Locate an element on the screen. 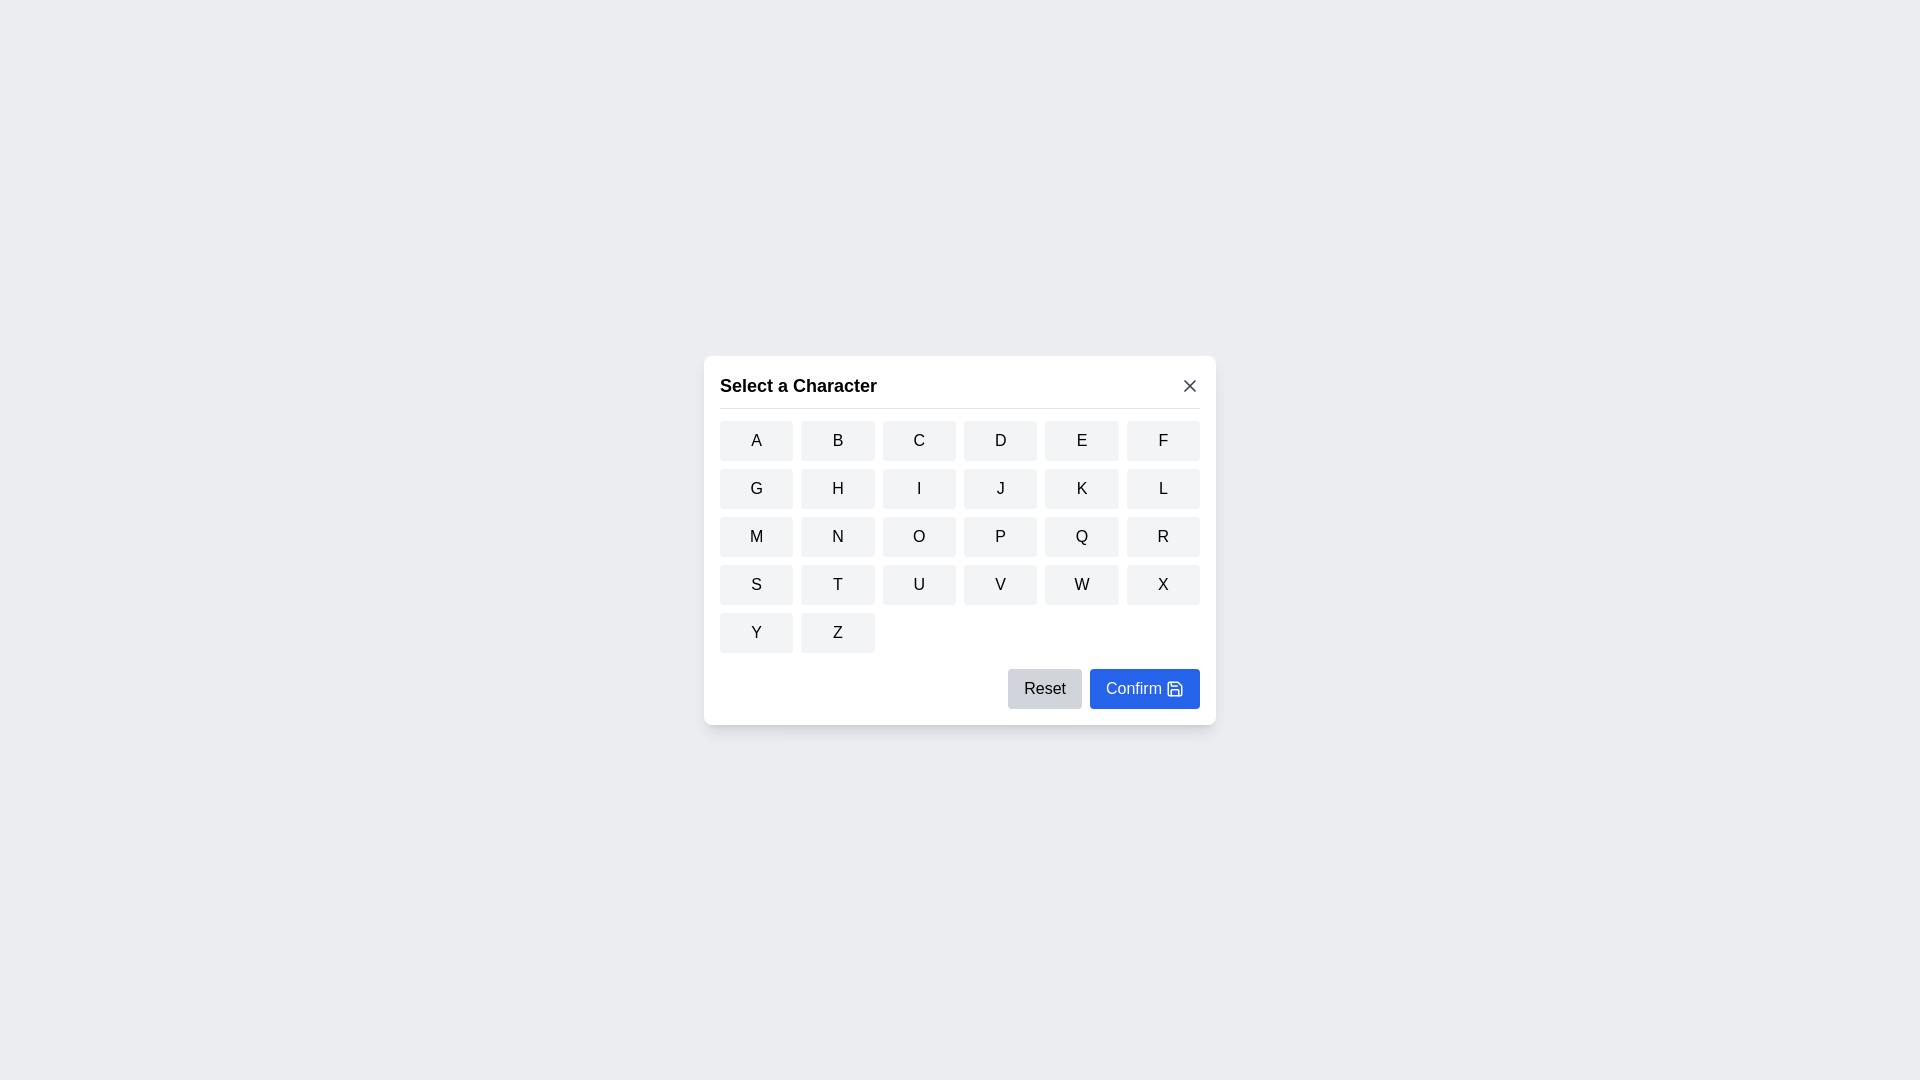  the button corresponding to the character U to select it is located at coordinates (917, 583).